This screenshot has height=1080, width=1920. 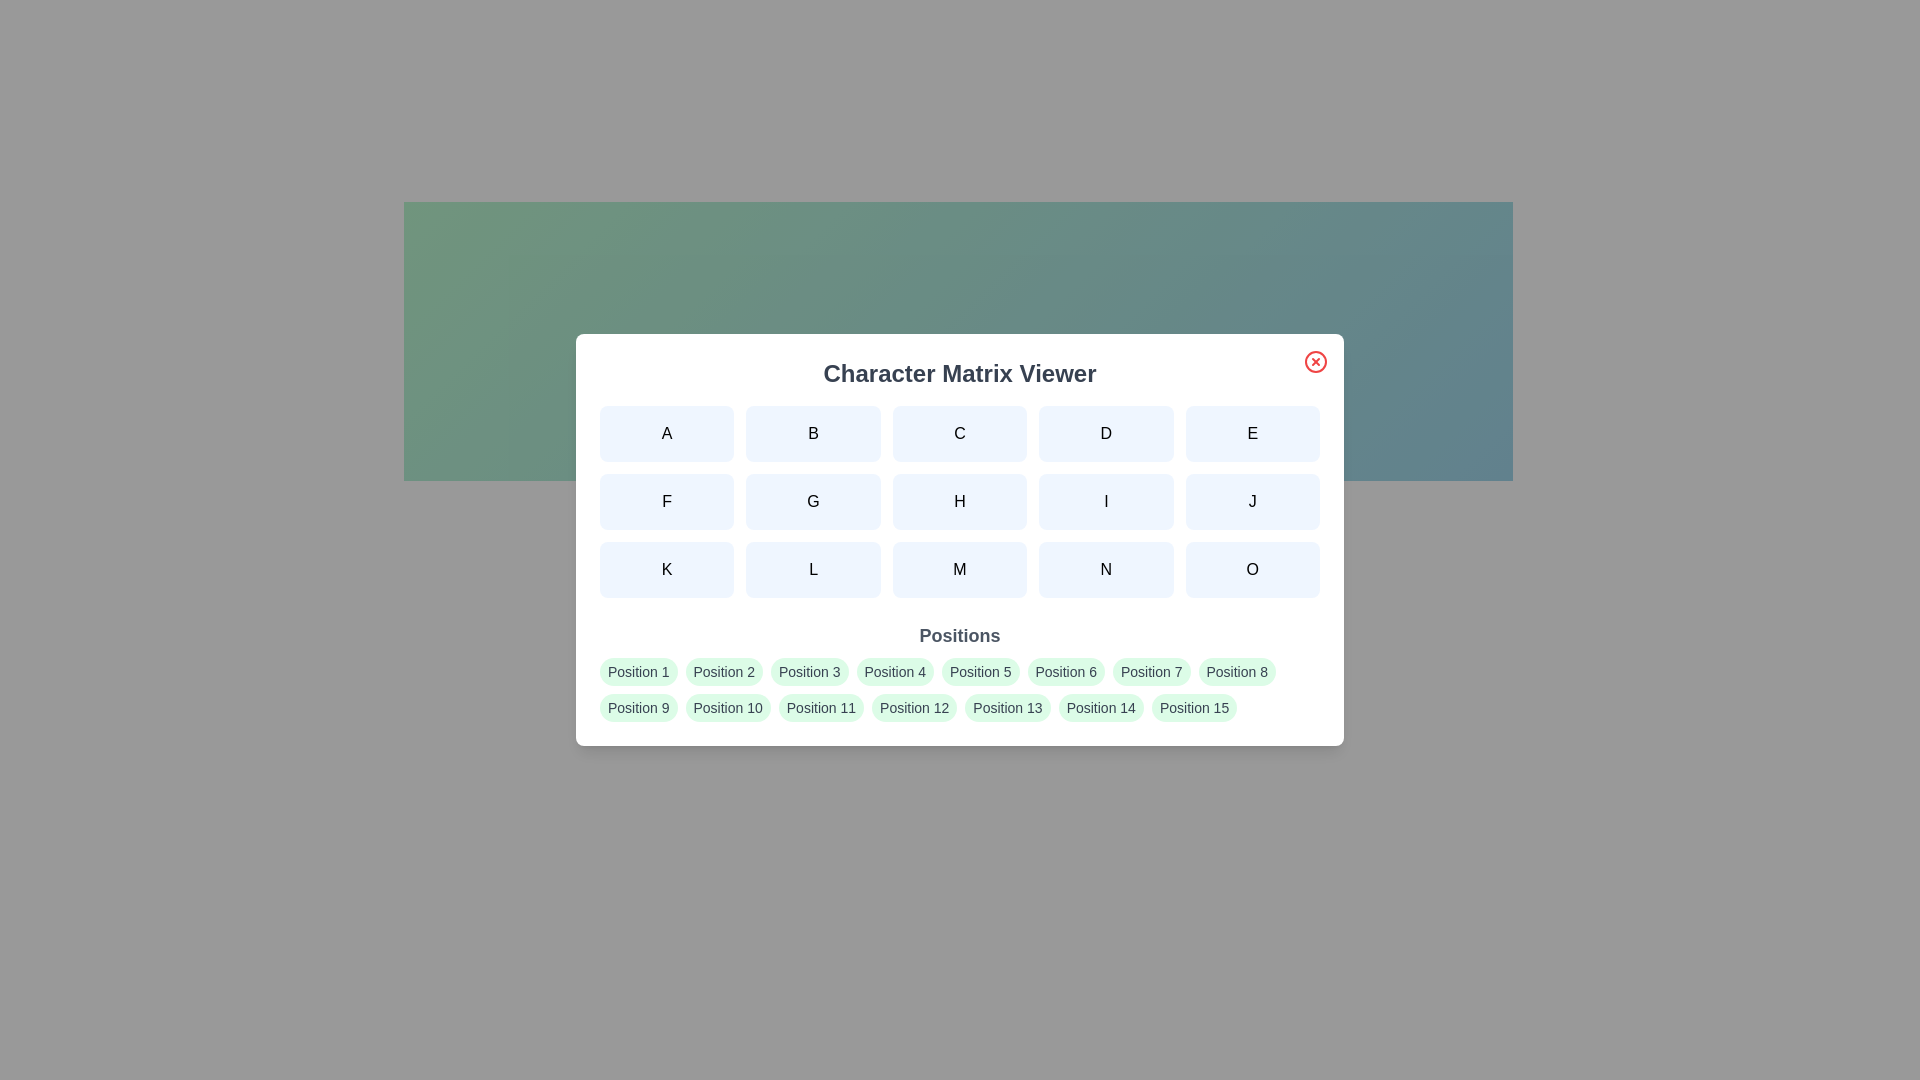 I want to click on the character button labeled C, so click(x=960, y=433).